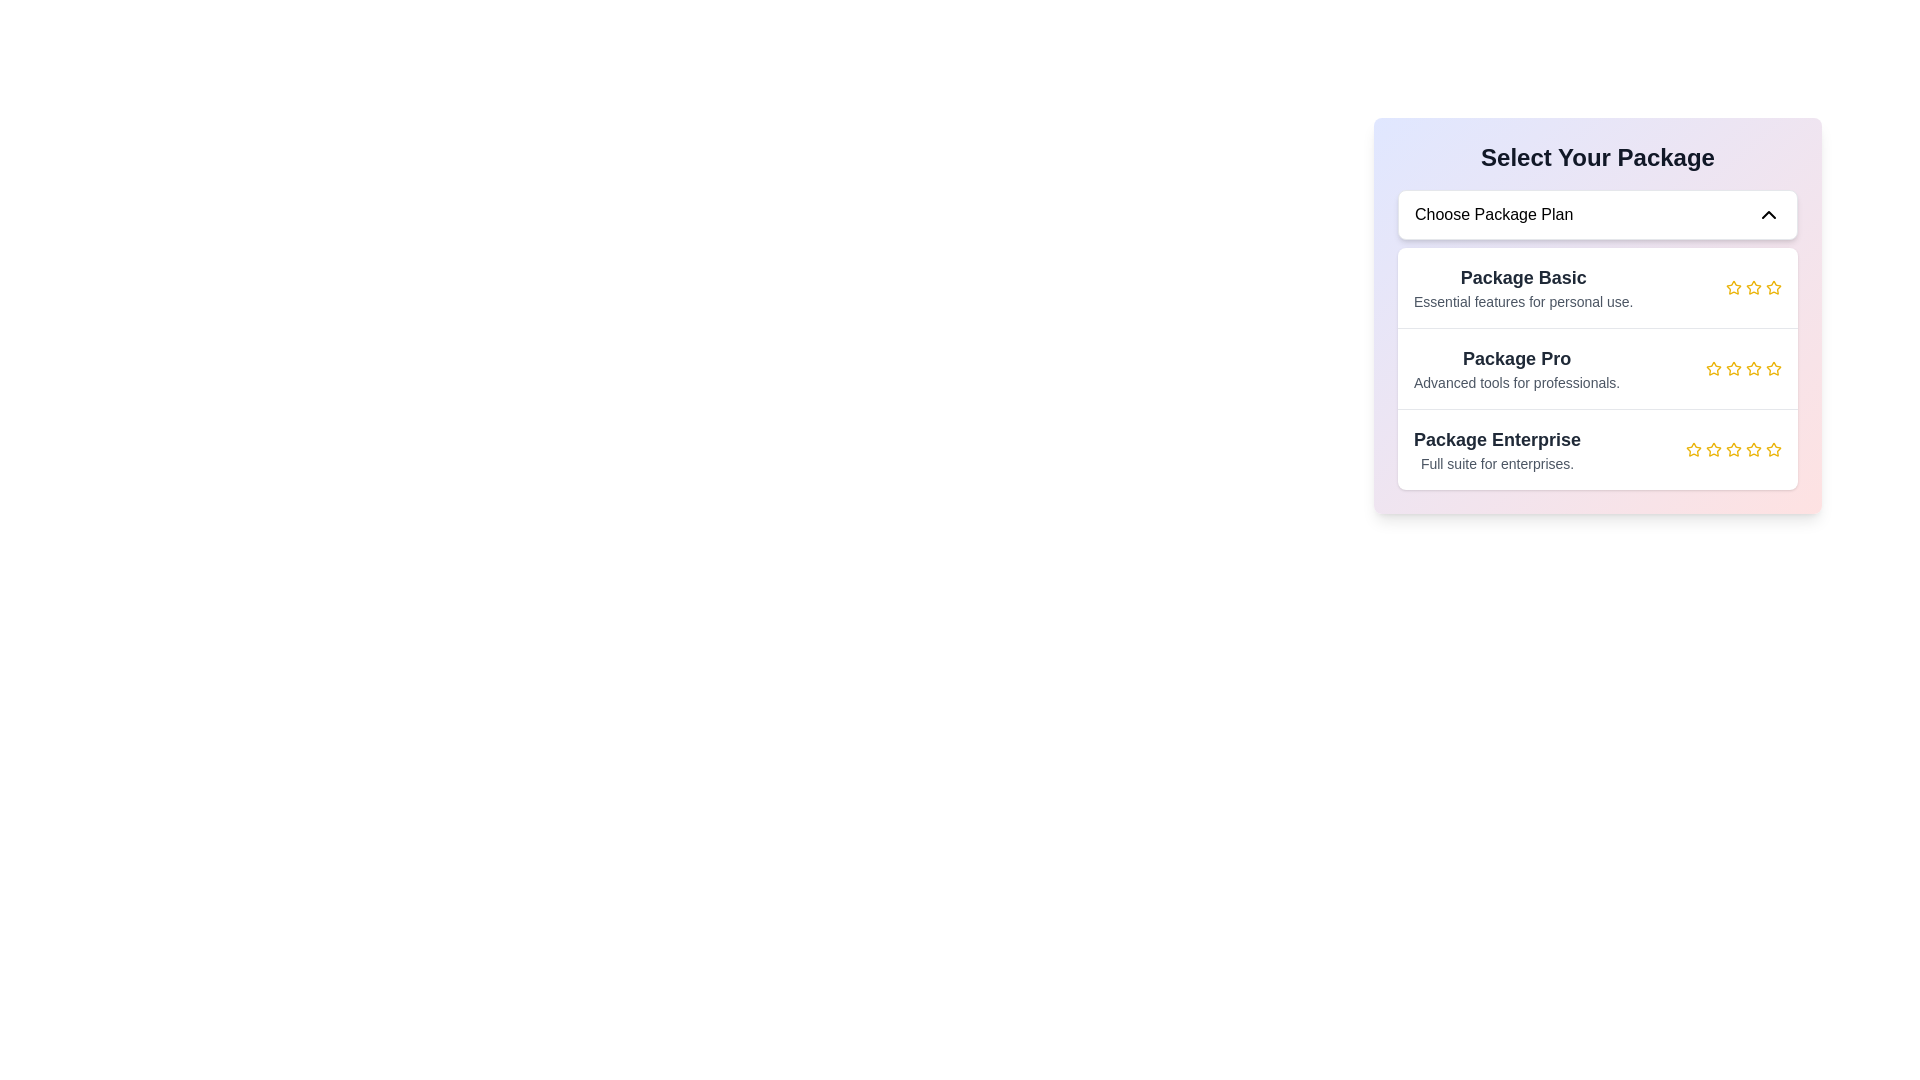  I want to click on the first List item with the text 'Package Basic' and its subtext 'Essential features for personal use.' along with three yellow star icons, located beneath the 'Choose Package Plan' header, so click(1597, 288).